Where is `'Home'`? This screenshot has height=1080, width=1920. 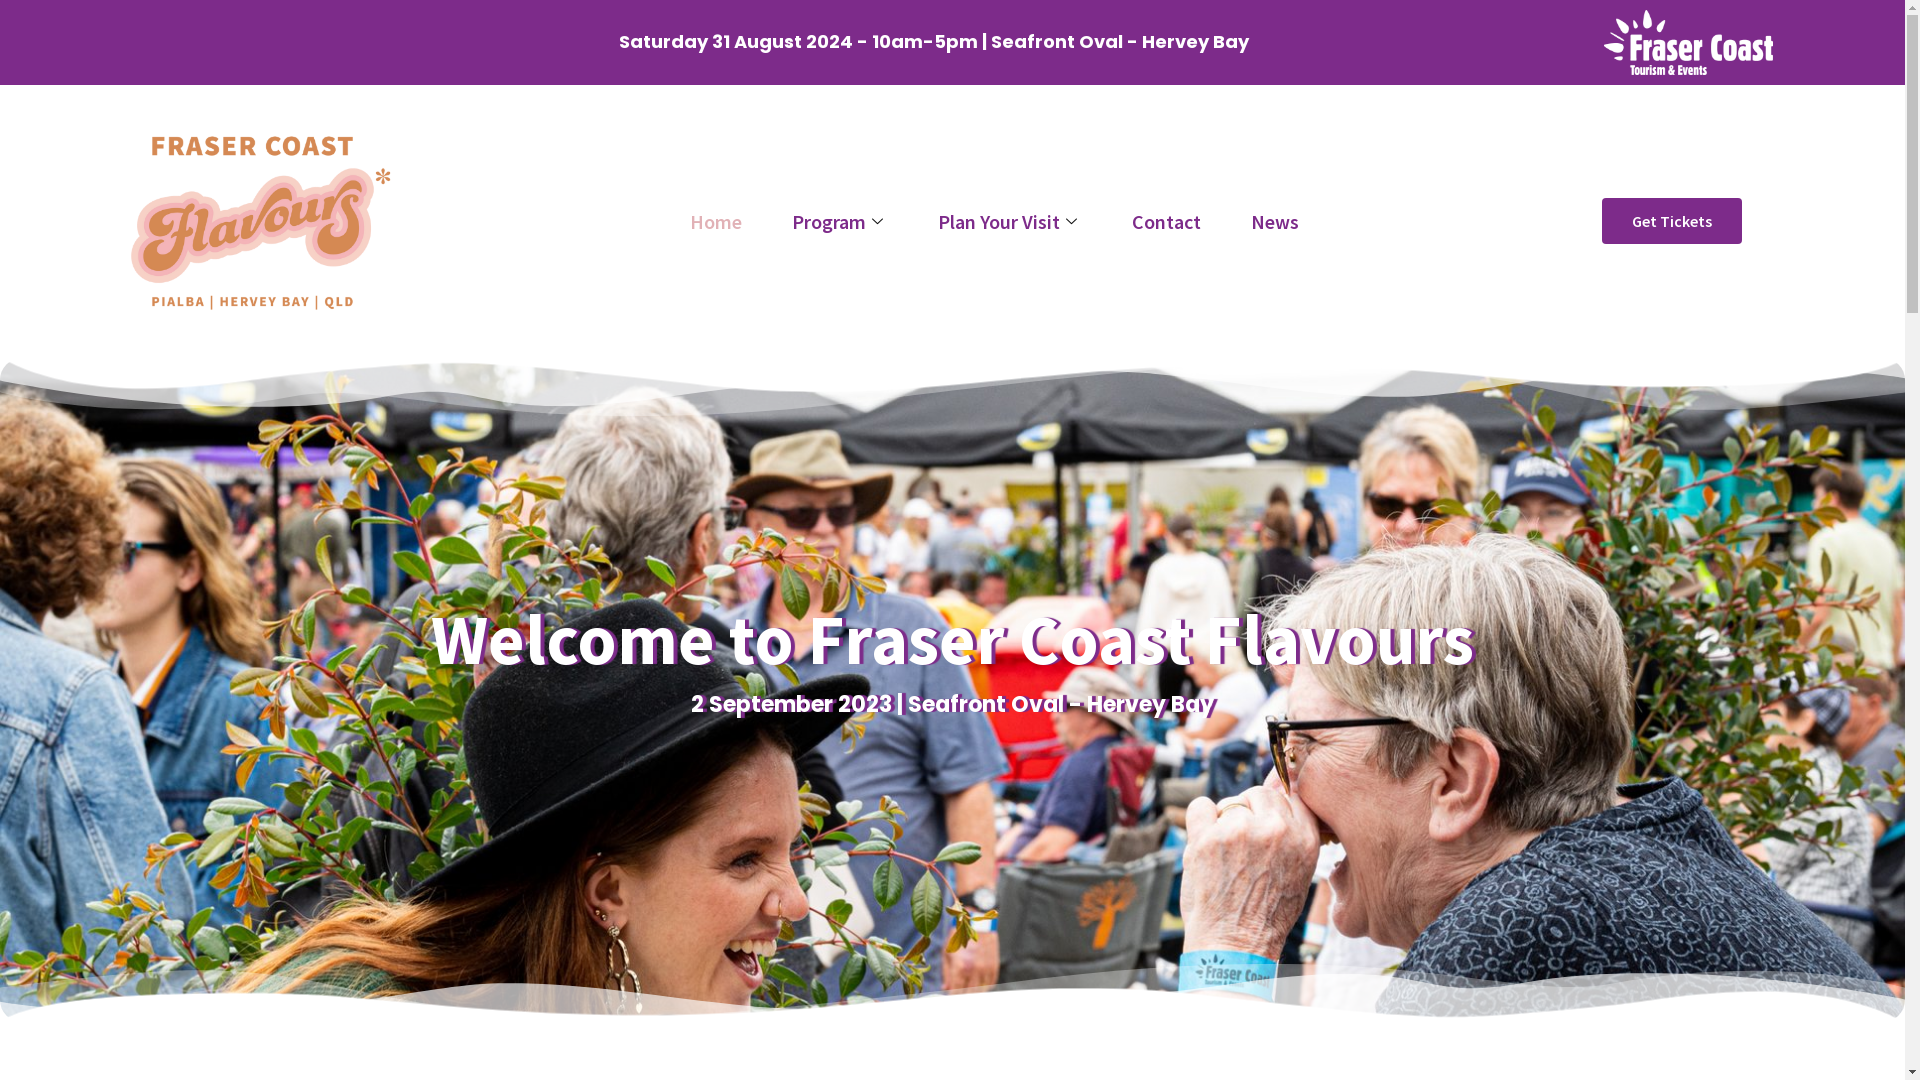 'Home' is located at coordinates (665, 221).